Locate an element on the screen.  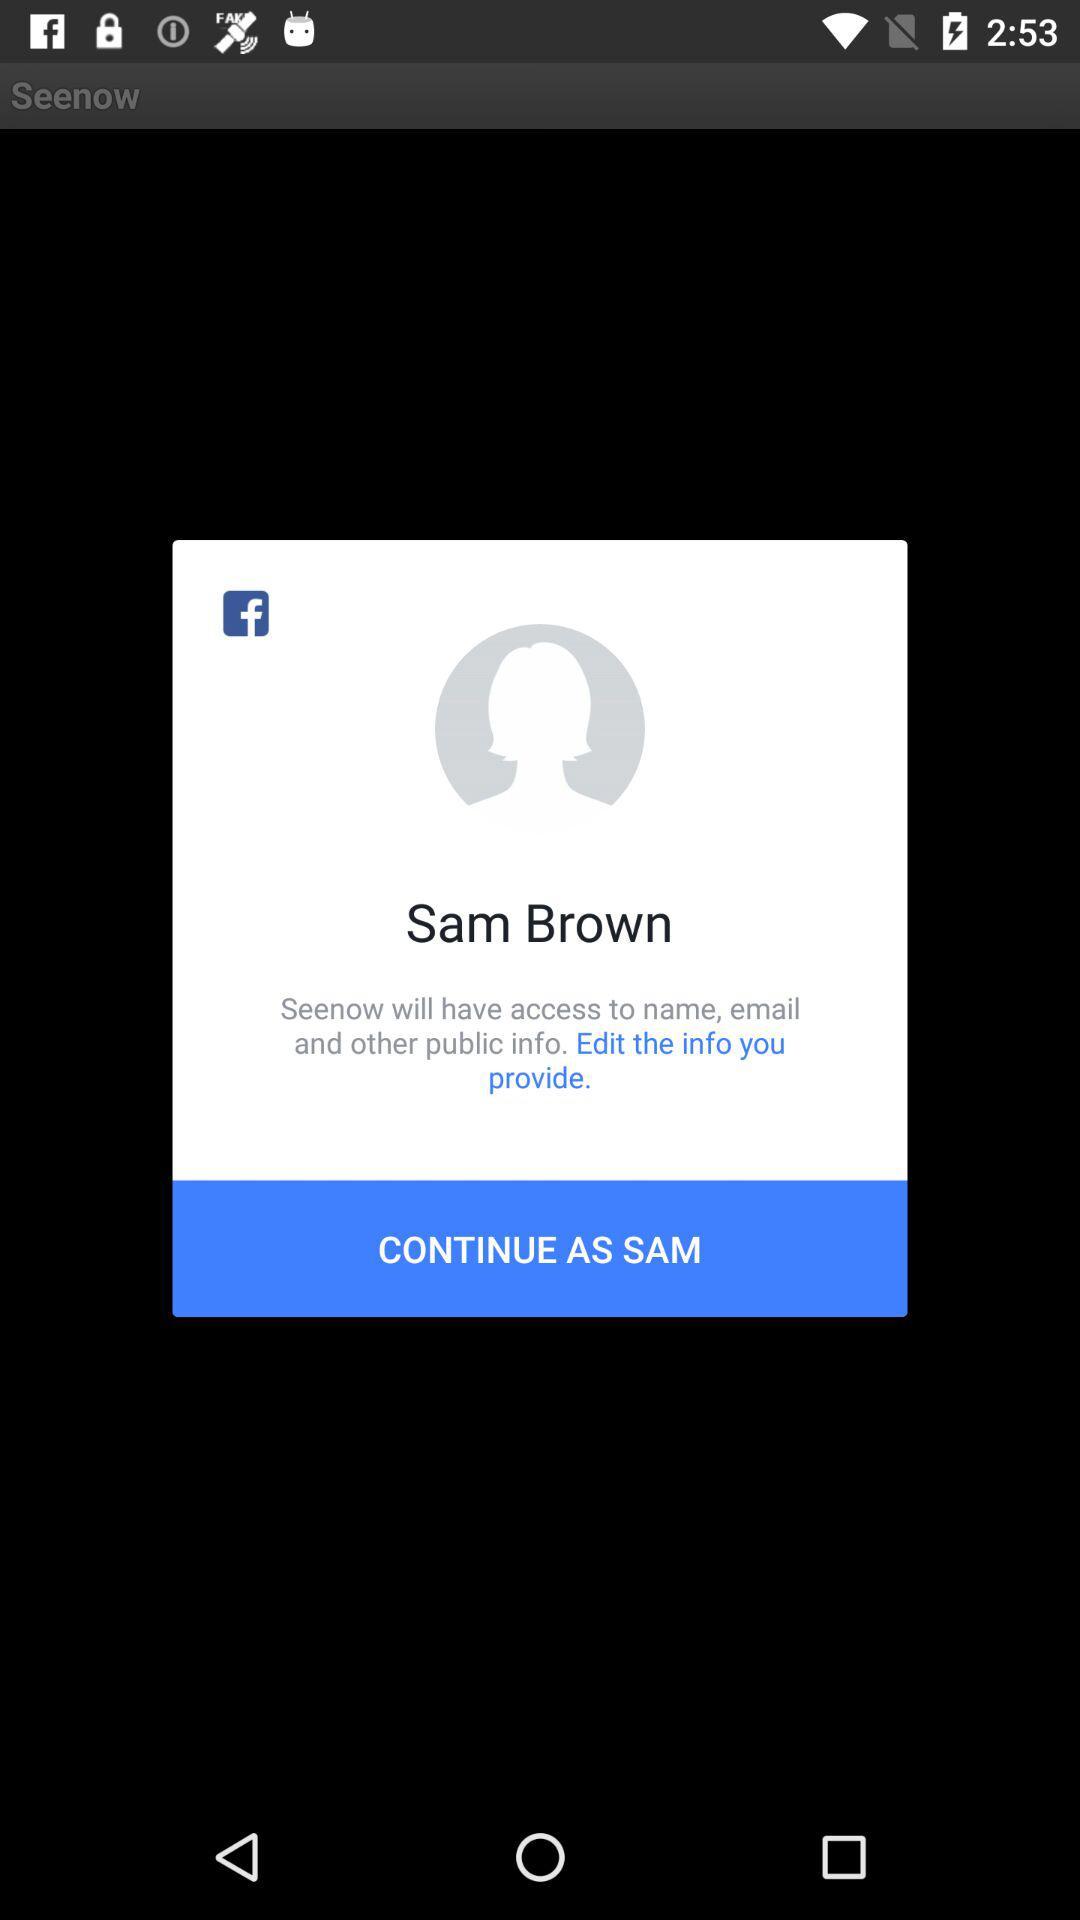
the continue as sam is located at coordinates (540, 1247).